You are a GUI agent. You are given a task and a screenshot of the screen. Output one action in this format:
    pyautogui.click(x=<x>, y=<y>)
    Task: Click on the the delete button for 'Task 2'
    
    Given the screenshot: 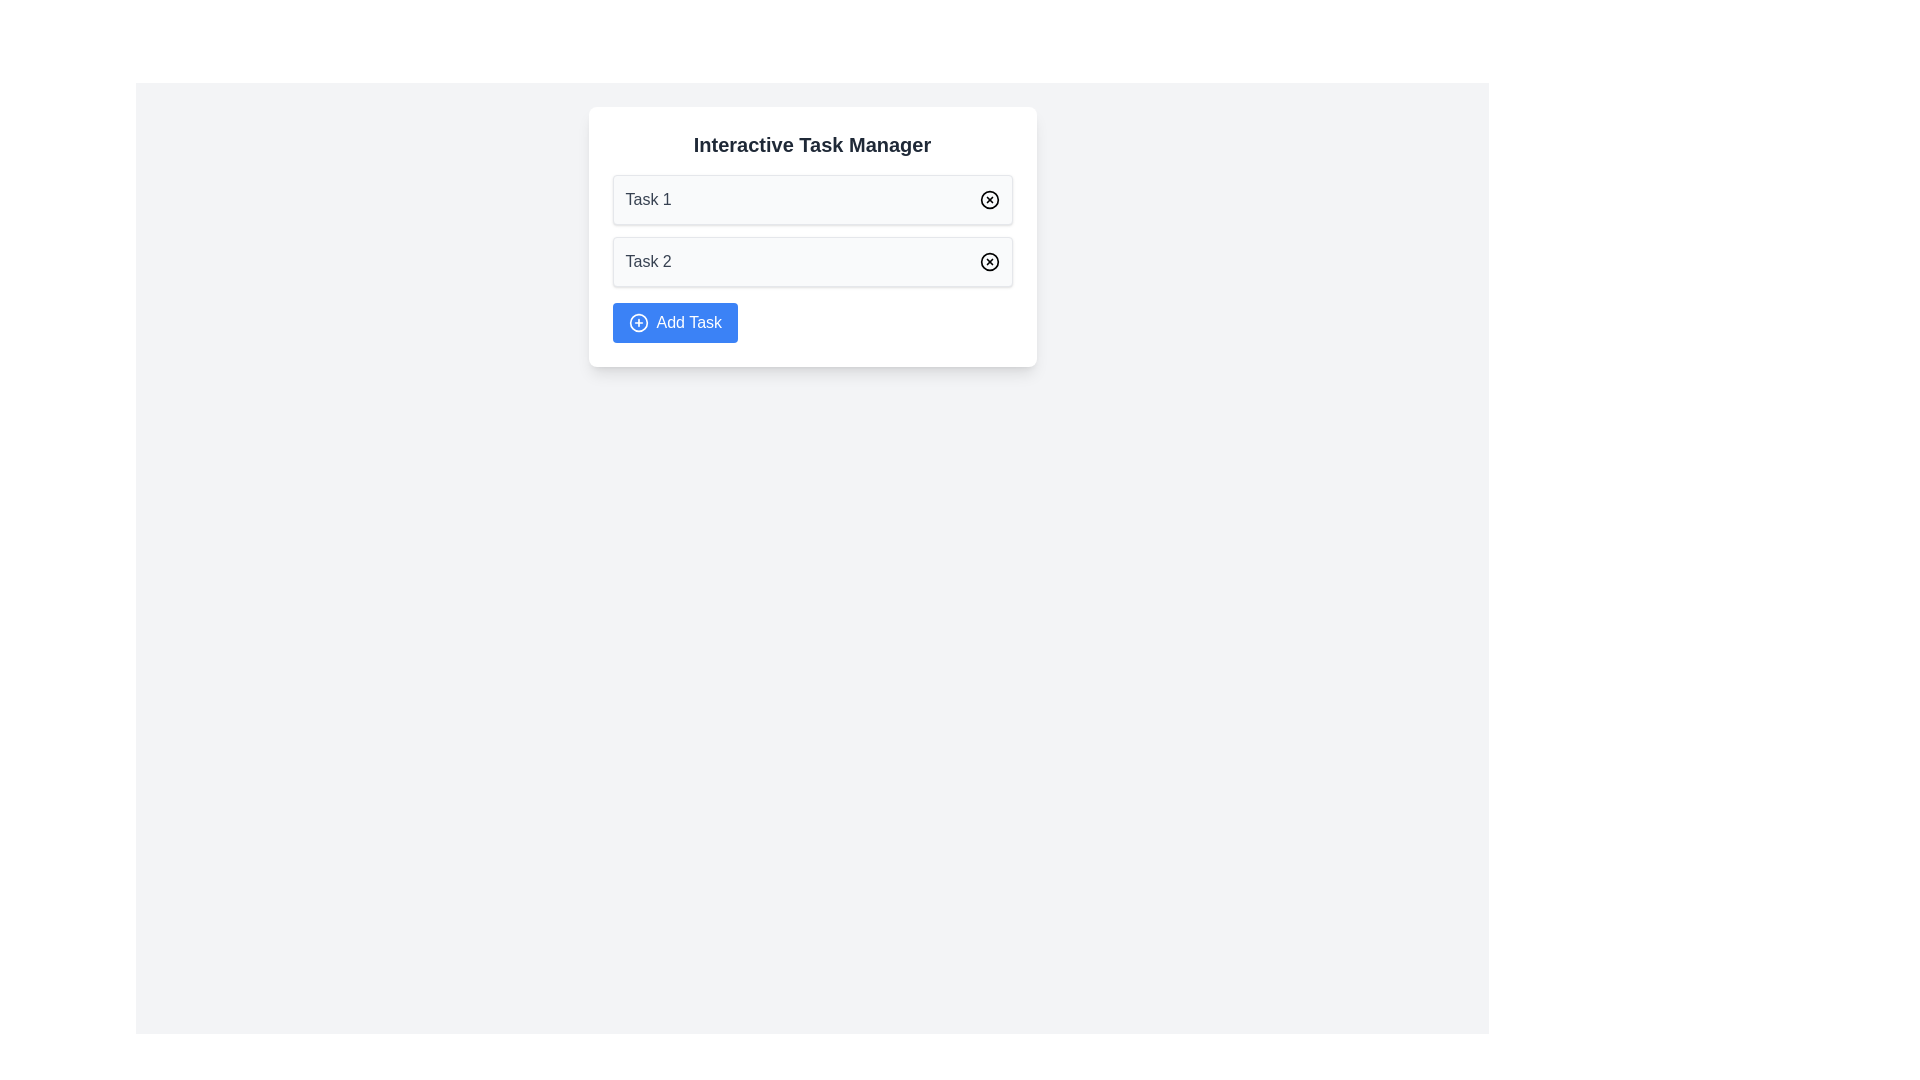 What is the action you would take?
    pyautogui.click(x=989, y=261)
    